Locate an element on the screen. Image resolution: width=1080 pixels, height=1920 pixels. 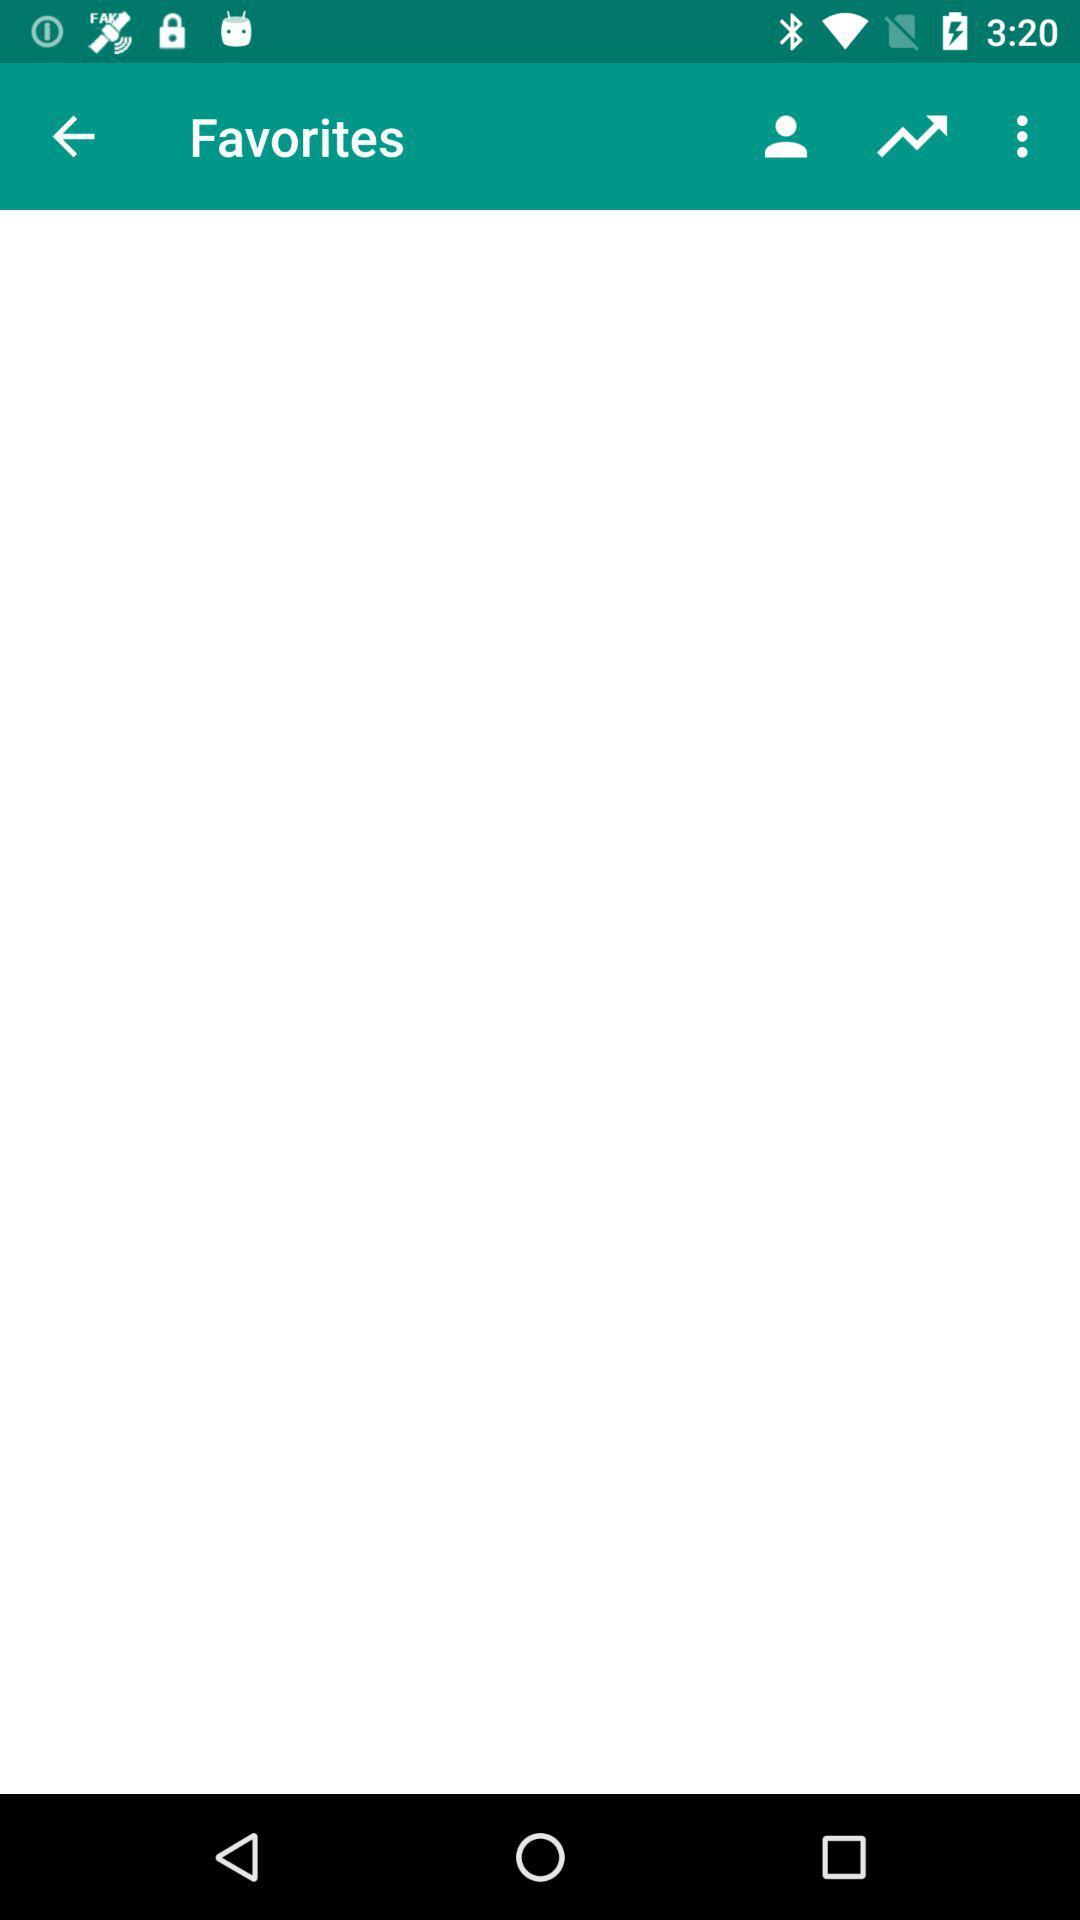
the icon to the right of the favorites item is located at coordinates (785, 135).